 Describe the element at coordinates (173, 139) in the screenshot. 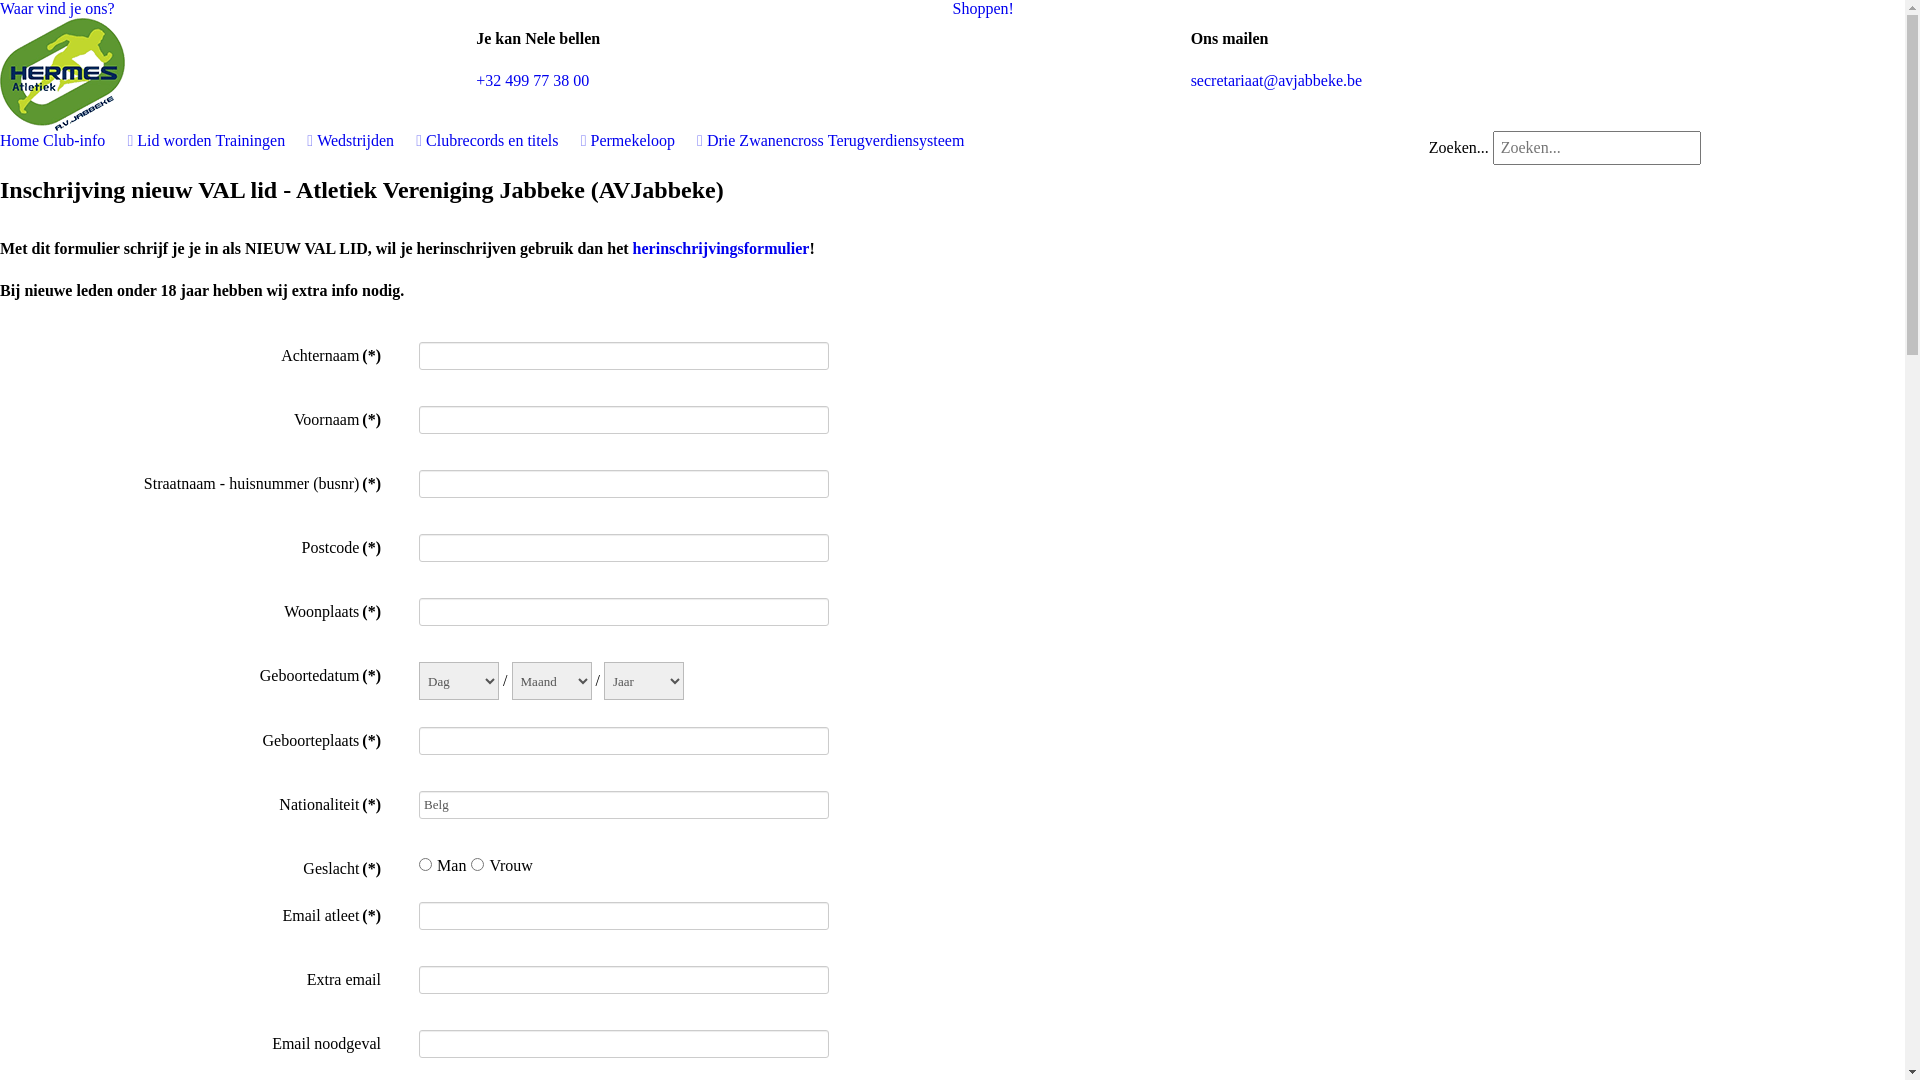

I see `'Lid worden'` at that location.